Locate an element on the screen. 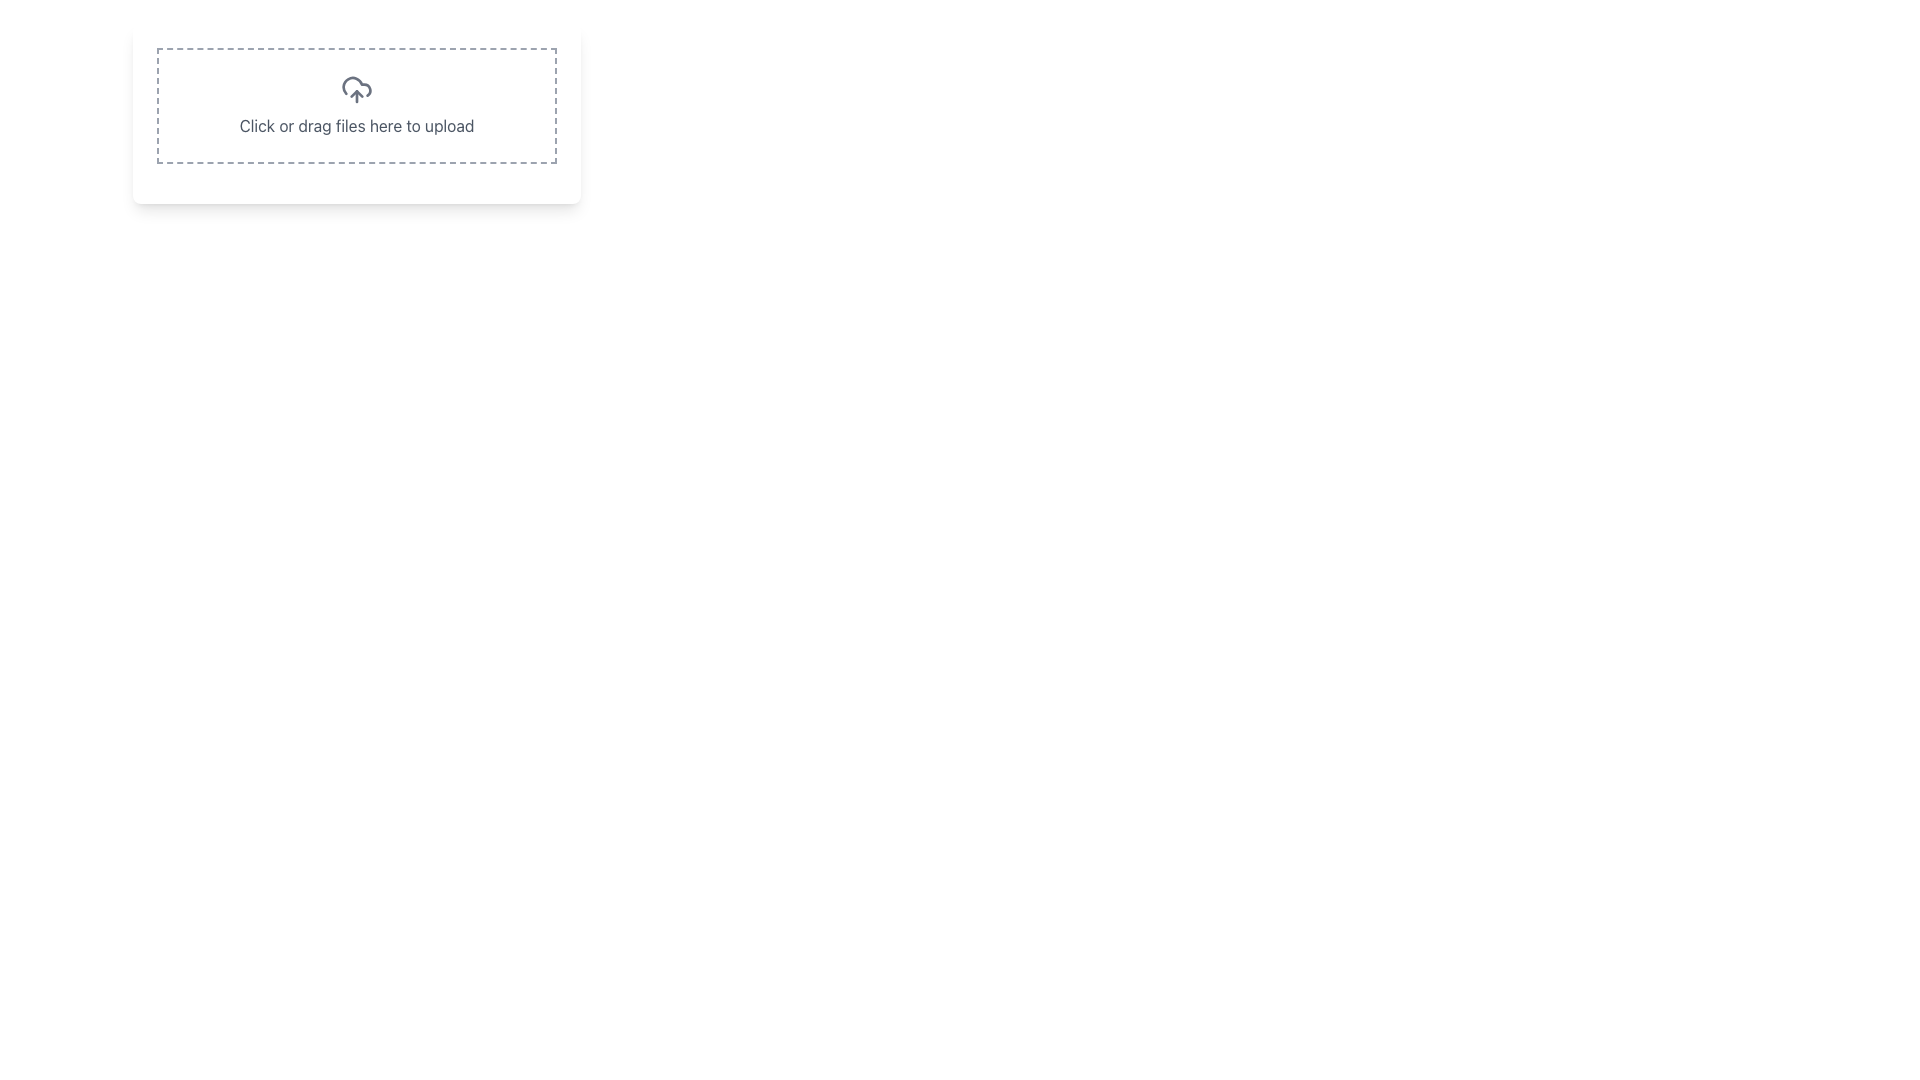 The width and height of the screenshot is (1920, 1080). instructions from the text label stating 'Click or drag files here to upload', which is centrally positioned within the dashed-bordered upload zone is located at coordinates (356, 126).